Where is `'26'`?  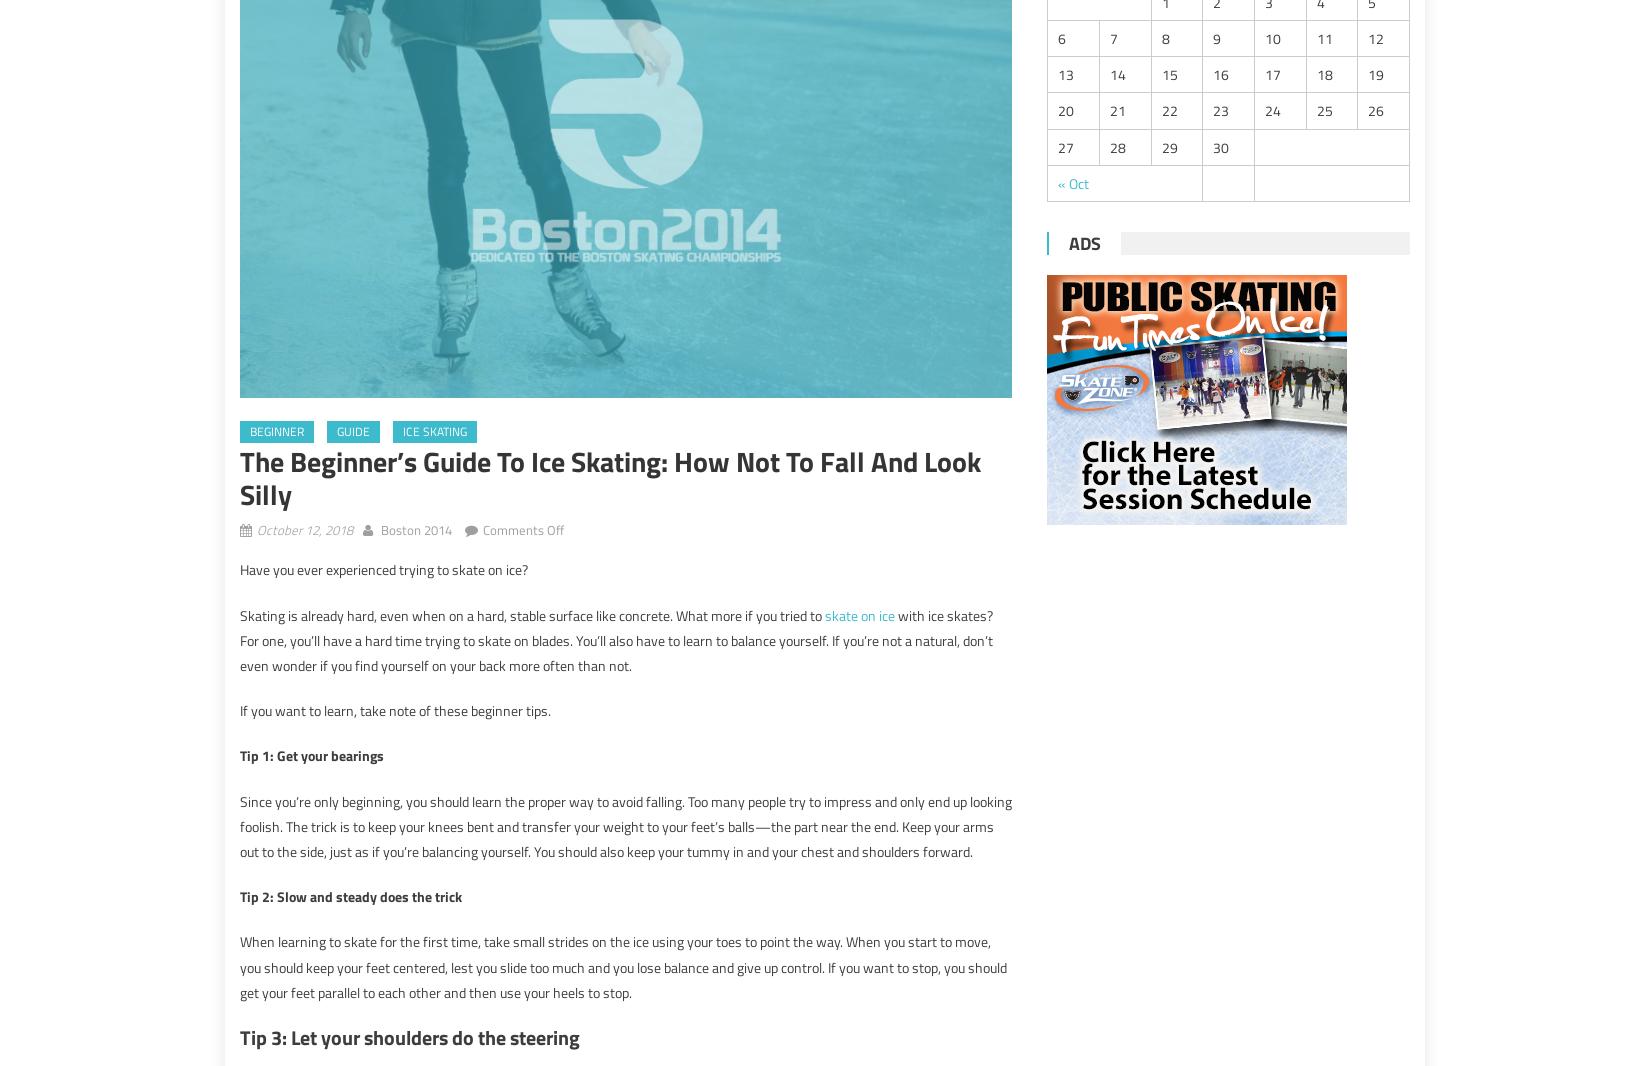
'26' is located at coordinates (1374, 109).